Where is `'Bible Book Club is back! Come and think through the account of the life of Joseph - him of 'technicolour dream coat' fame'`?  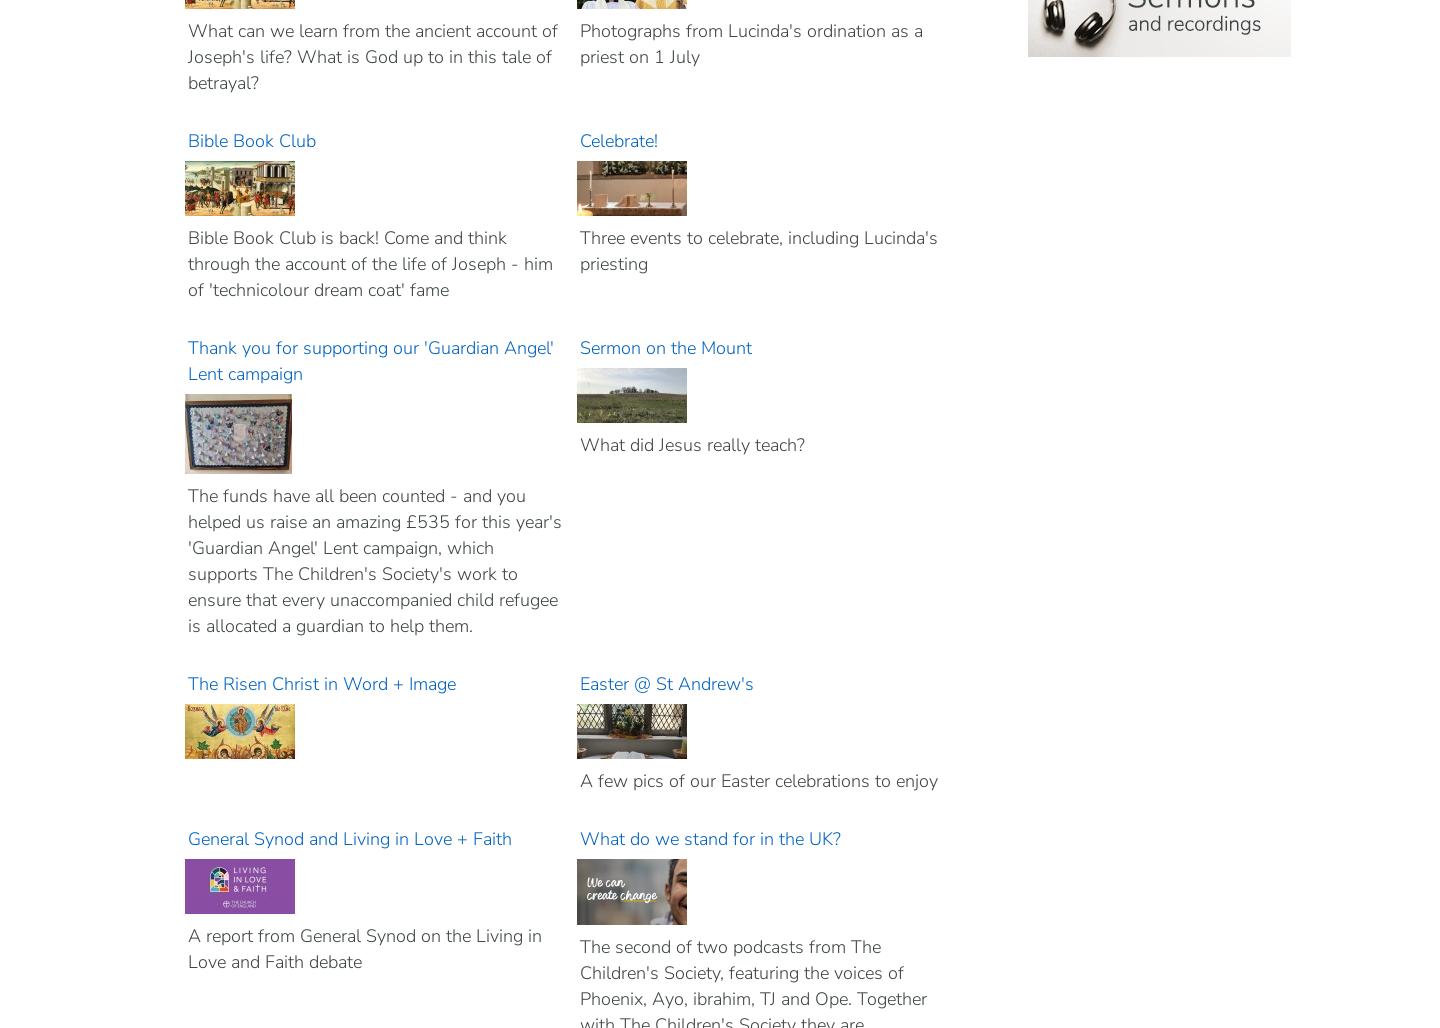 'Bible Book Club is back! Come and think through the account of the life of Joseph - him of 'technicolour dream coat' fame' is located at coordinates (369, 263).